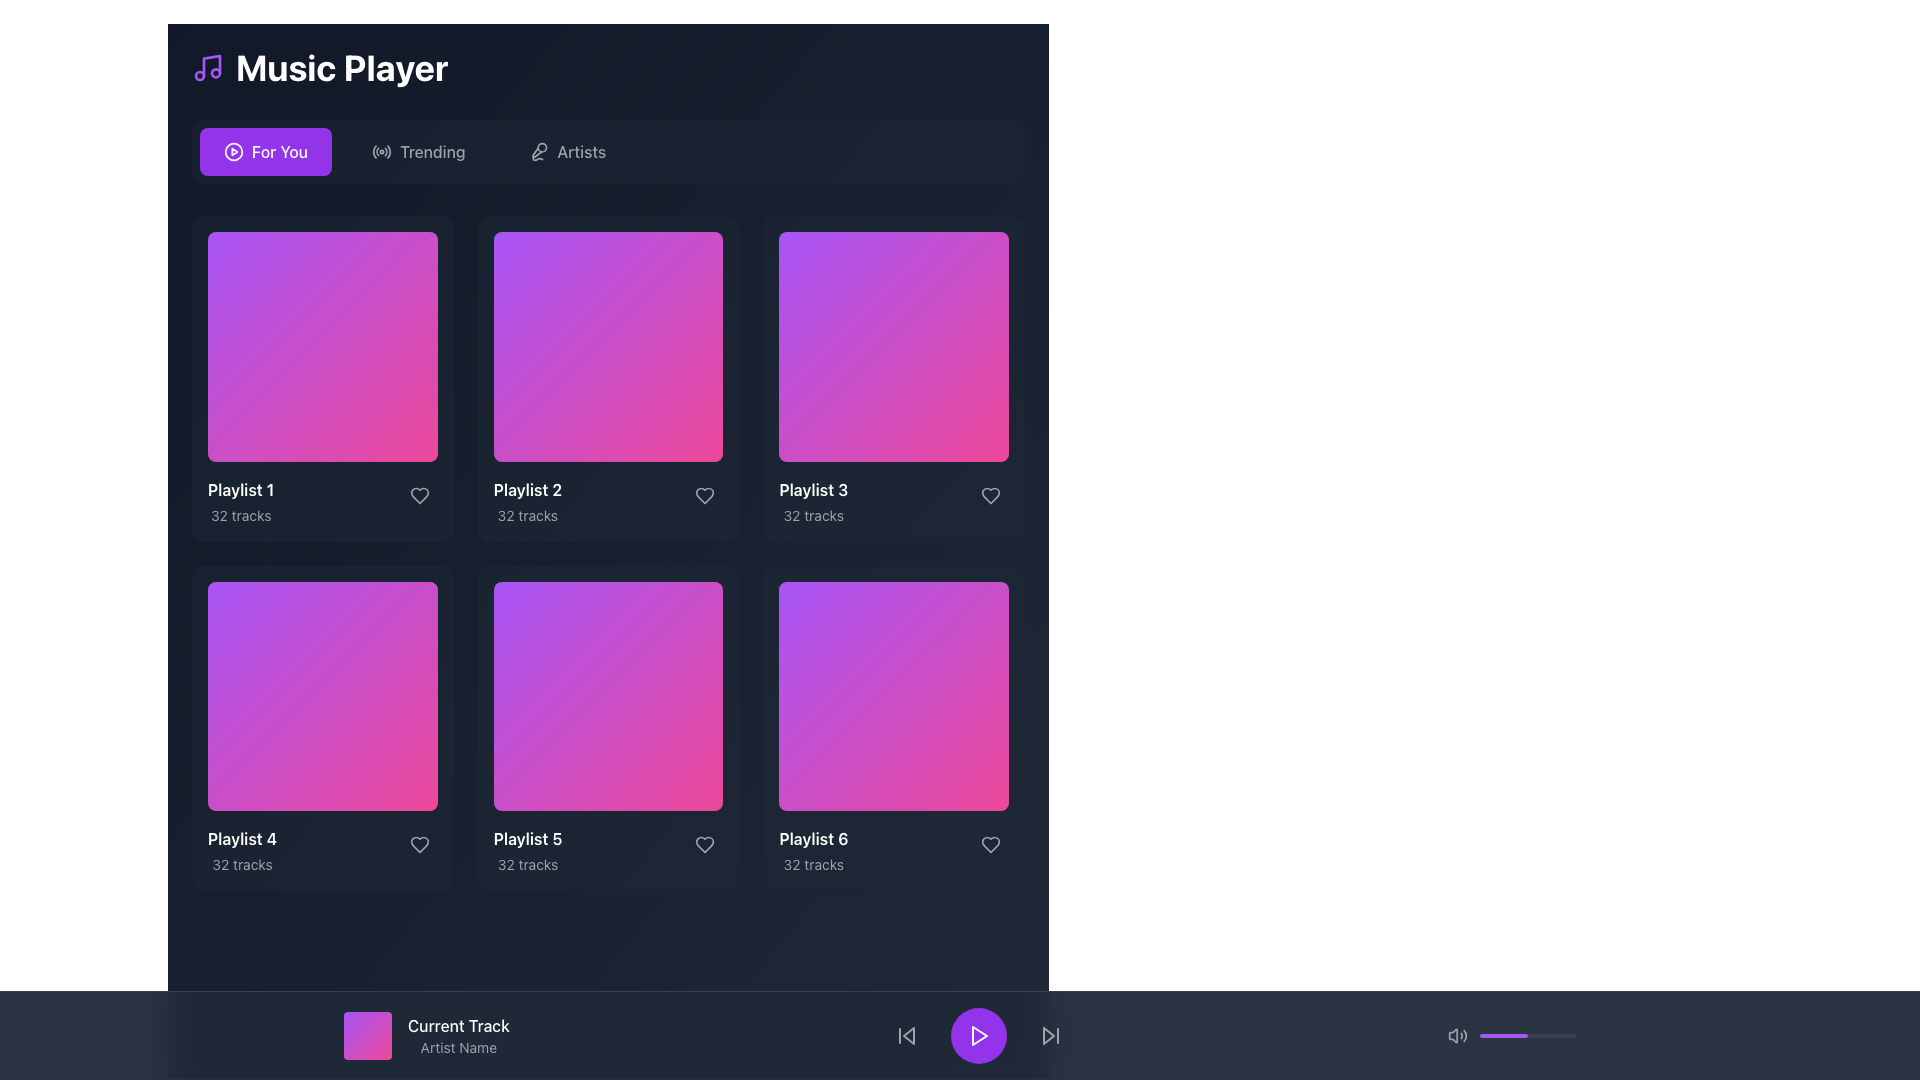 The width and height of the screenshot is (1920, 1080). I want to click on the Informational display that shows the currently playing track's title, artist, and cover art by moving the cursor to its center point, so click(425, 1035).